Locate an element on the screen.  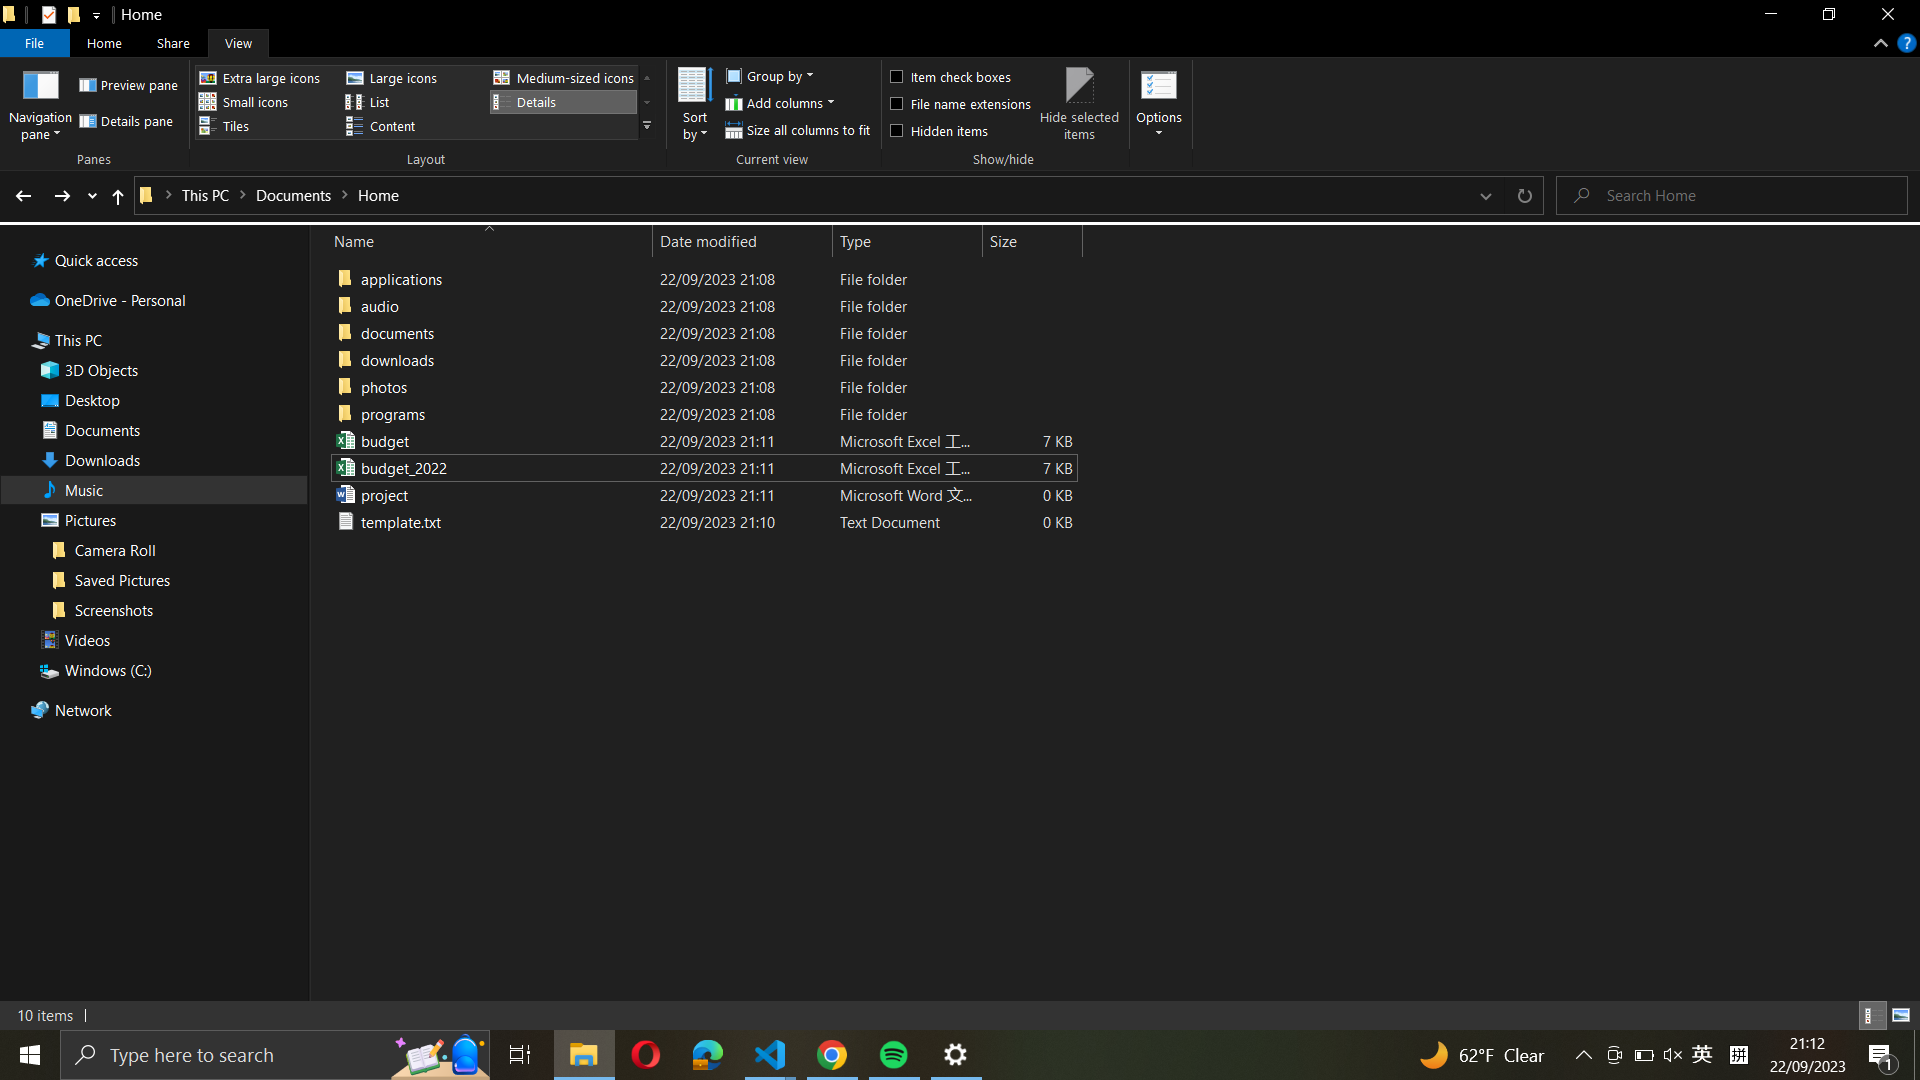
Migrate the "template.txt" file to the "downloads" sub-directory using the drag-and-drop action is located at coordinates (700, 519).